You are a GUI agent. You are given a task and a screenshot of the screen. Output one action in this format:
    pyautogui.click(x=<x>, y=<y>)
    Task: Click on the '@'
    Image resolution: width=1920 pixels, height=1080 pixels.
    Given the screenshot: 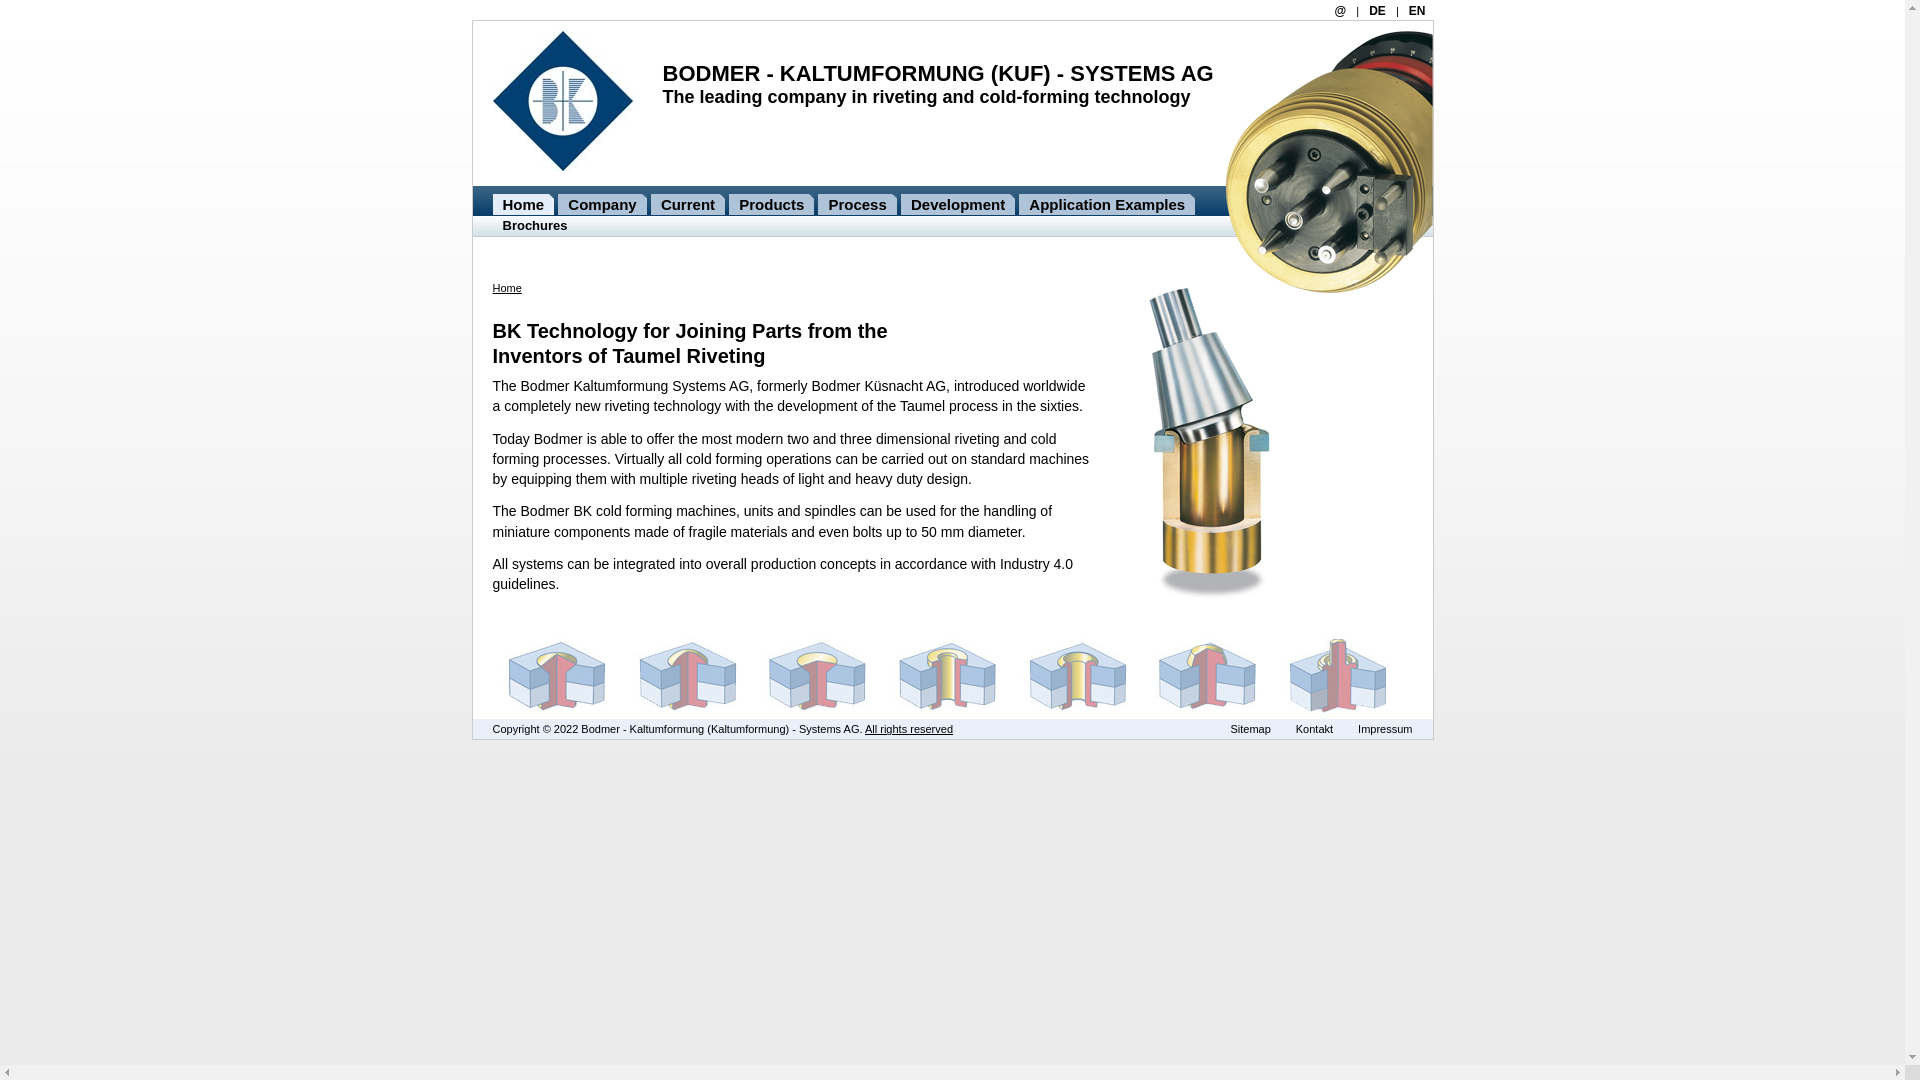 What is the action you would take?
    pyautogui.click(x=1334, y=11)
    